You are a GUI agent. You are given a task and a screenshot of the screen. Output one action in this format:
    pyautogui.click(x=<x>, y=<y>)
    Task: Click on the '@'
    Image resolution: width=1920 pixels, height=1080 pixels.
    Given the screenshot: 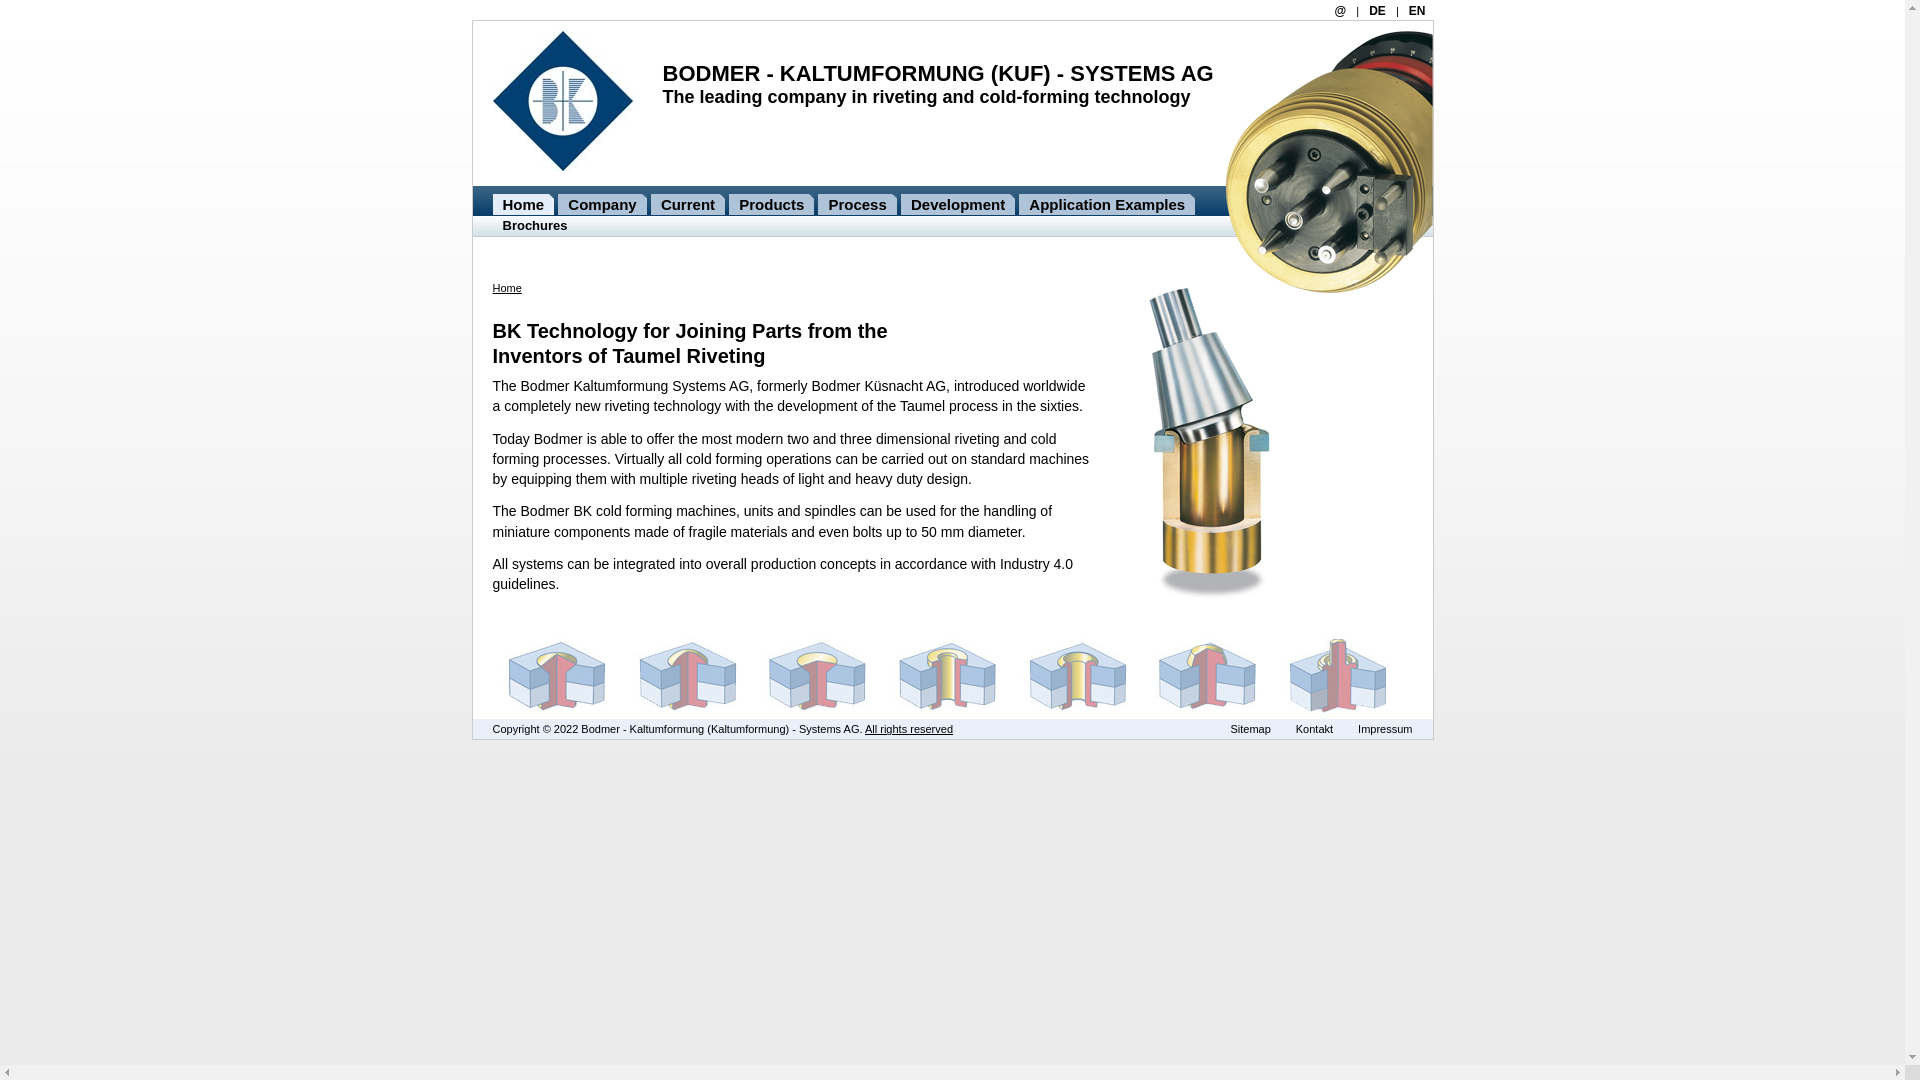 What is the action you would take?
    pyautogui.click(x=1334, y=11)
    